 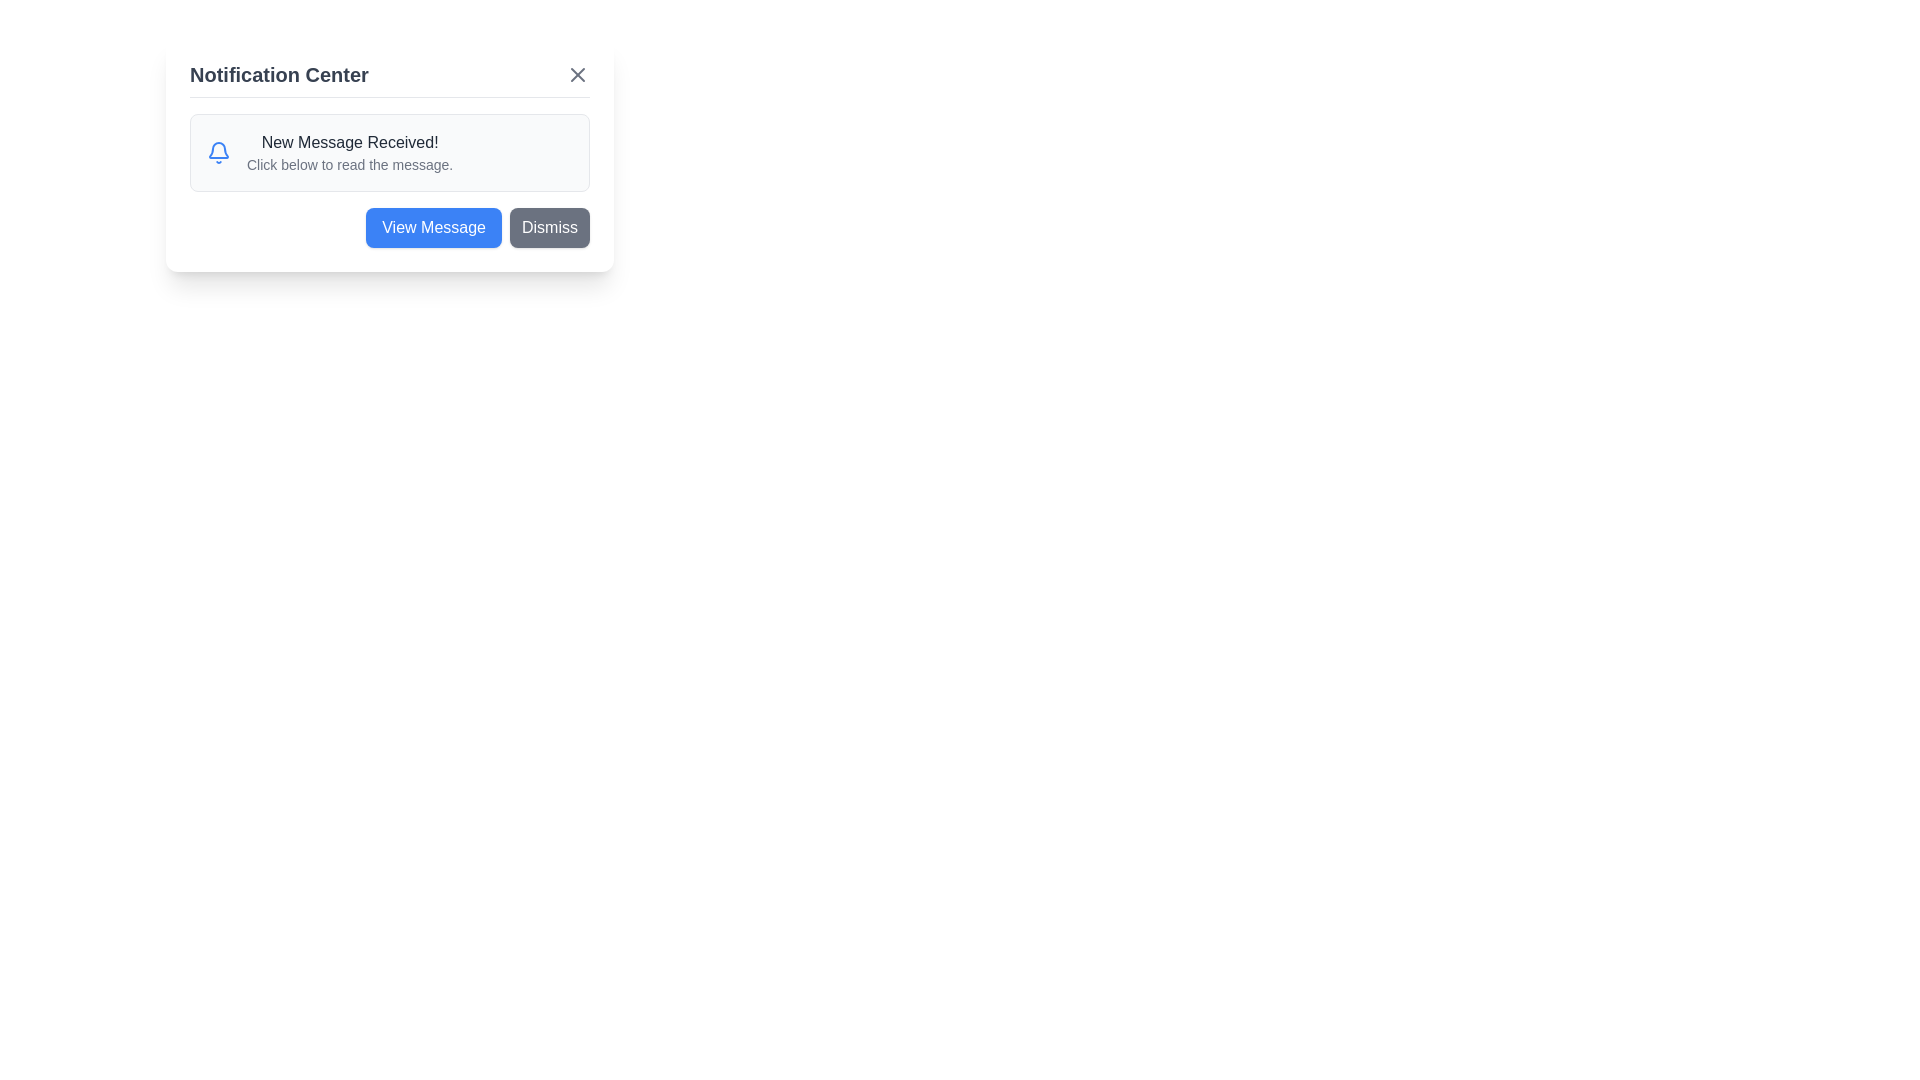 I want to click on the buttons within the Notification Card that displays 'New Message Received!' and 'Click below to read the message.', so click(x=389, y=181).